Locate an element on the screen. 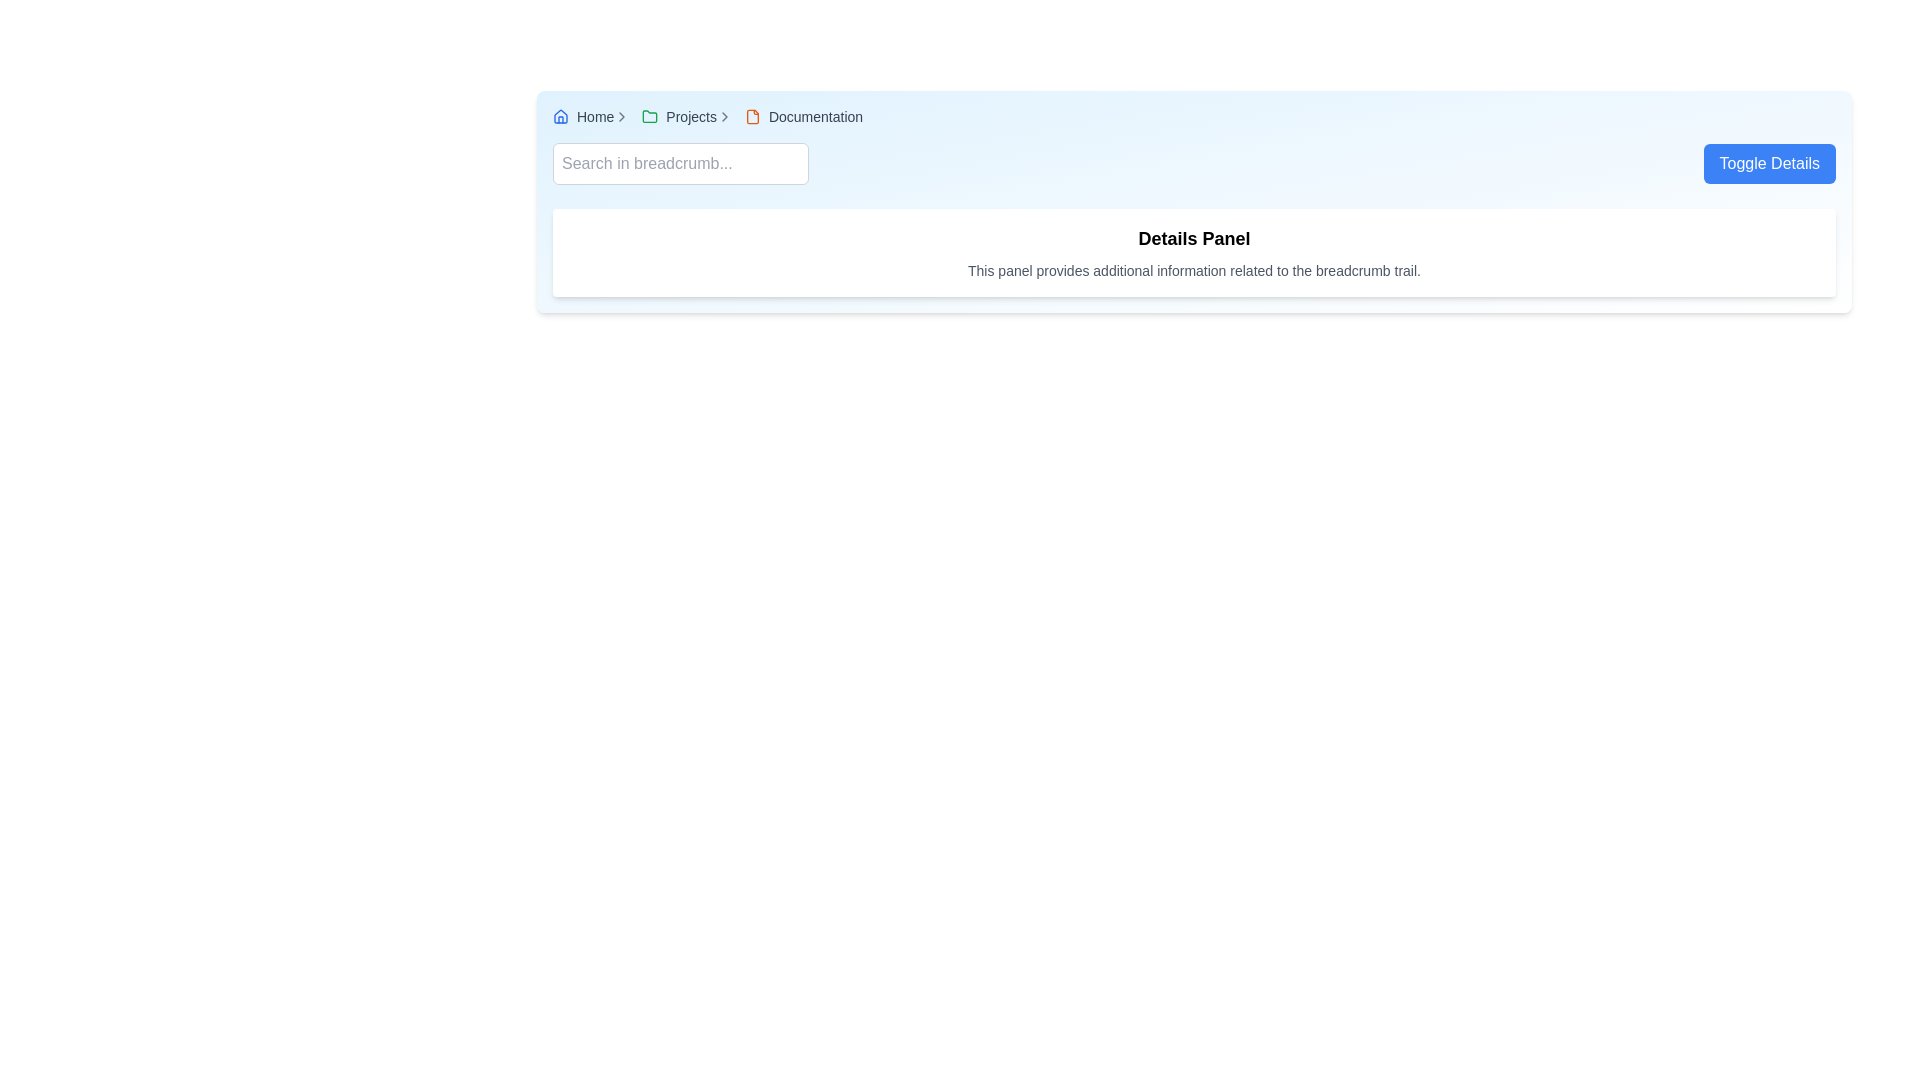 This screenshot has height=1080, width=1920. the first hyperlink in the breadcrumb navigation bar at the top-left corner is located at coordinates (582, 116).